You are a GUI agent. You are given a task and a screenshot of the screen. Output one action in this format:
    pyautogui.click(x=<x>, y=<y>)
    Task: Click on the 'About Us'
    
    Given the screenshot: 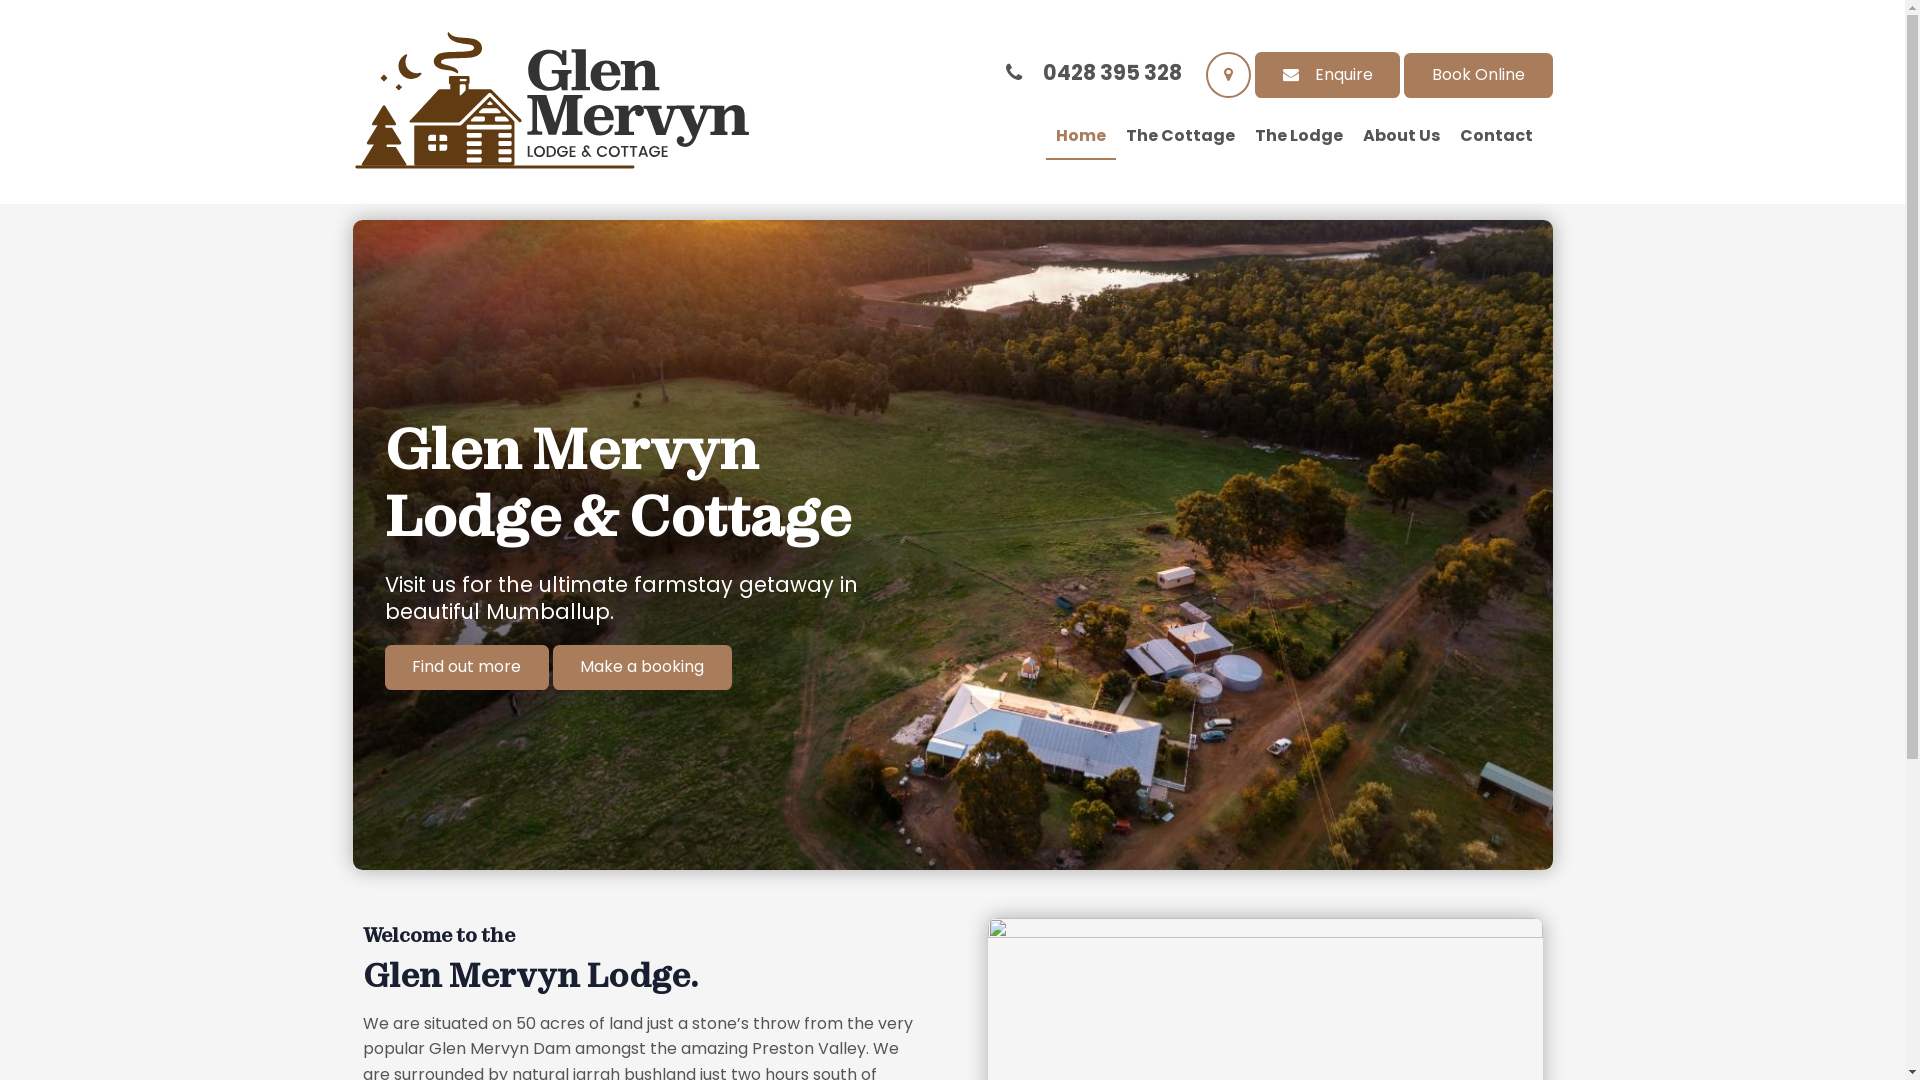 What is the action you would take?
    pyautogui.click(x=1399, y=136)
    